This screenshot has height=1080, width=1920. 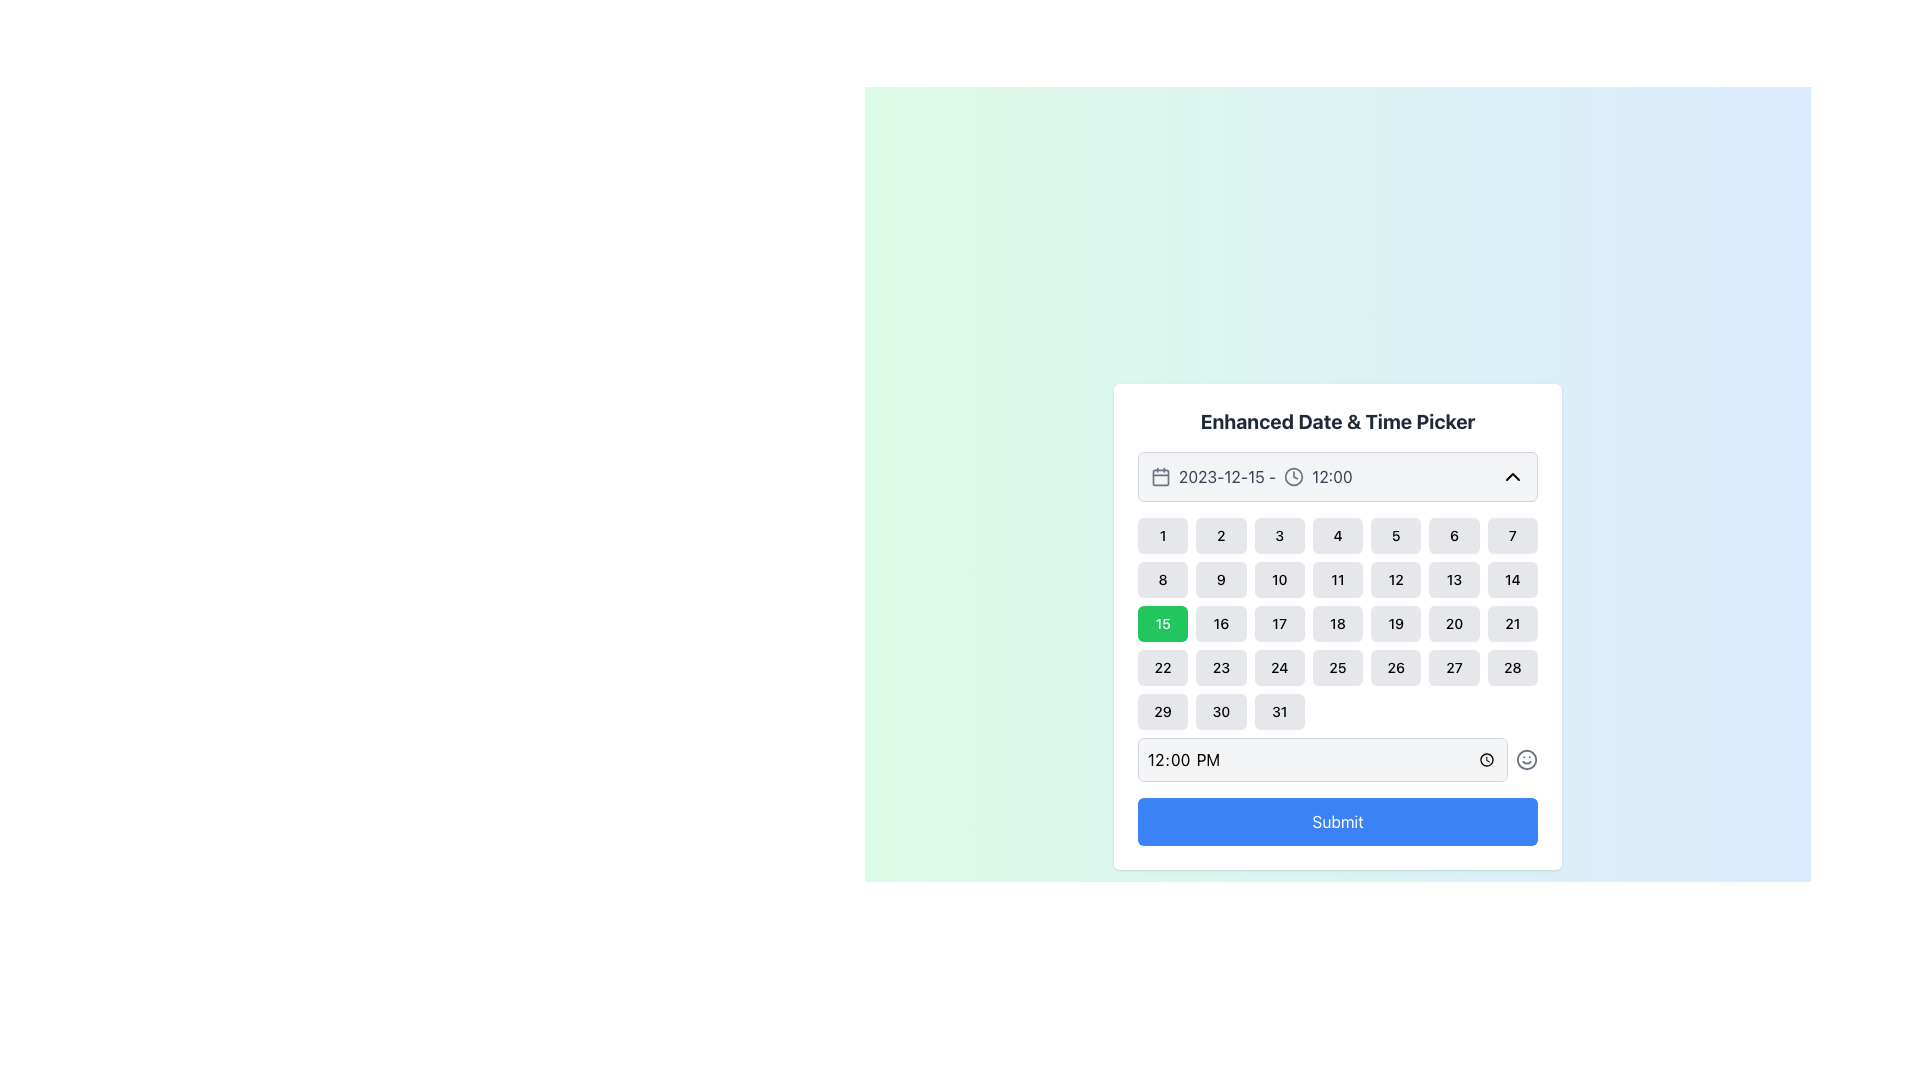 What do you see at coordinates (1294, 477) in the screenshot?
I see `central circle in the clock icon located on the left side of the time picker interface` at bounding box center [1294, 477].